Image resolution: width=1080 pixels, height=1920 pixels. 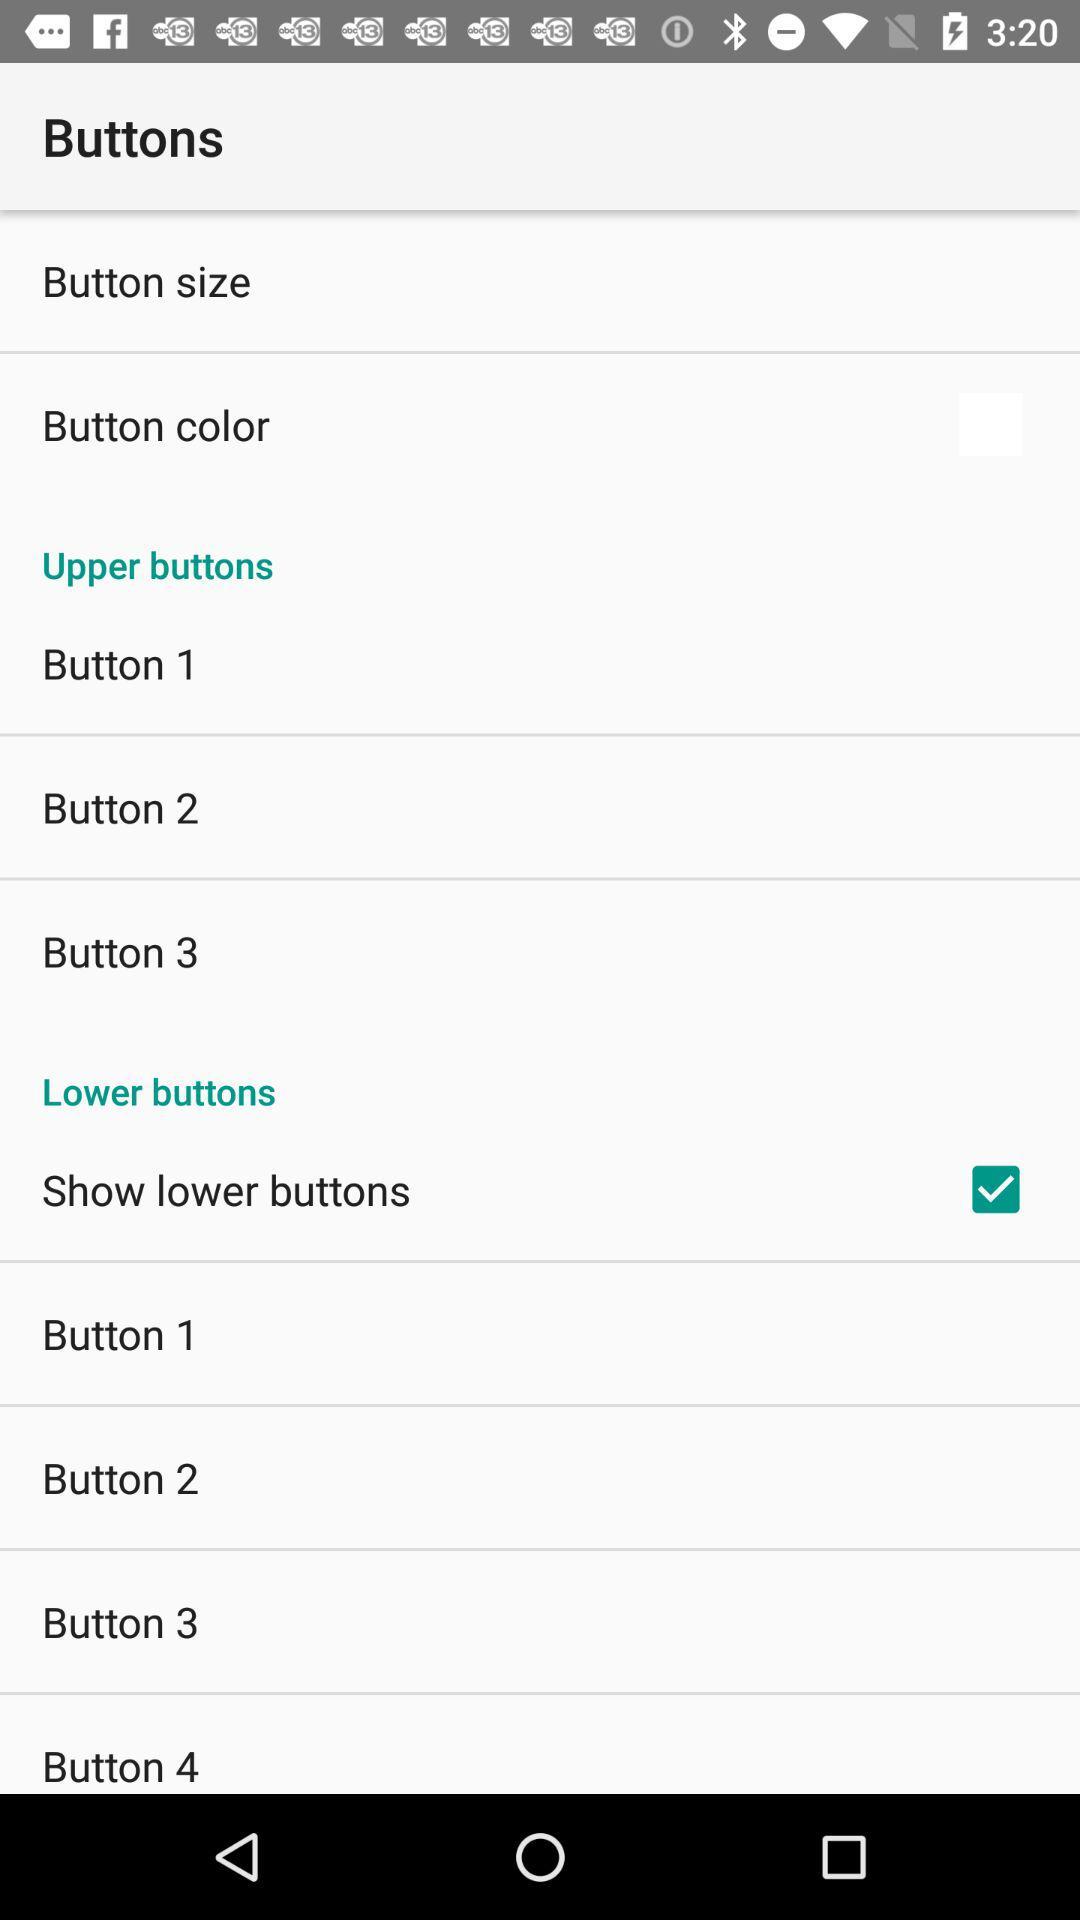 What do you see at coordinates (145, 279) in the screenshot?
I see `the item below buttons` at bounding box center [145, 279].